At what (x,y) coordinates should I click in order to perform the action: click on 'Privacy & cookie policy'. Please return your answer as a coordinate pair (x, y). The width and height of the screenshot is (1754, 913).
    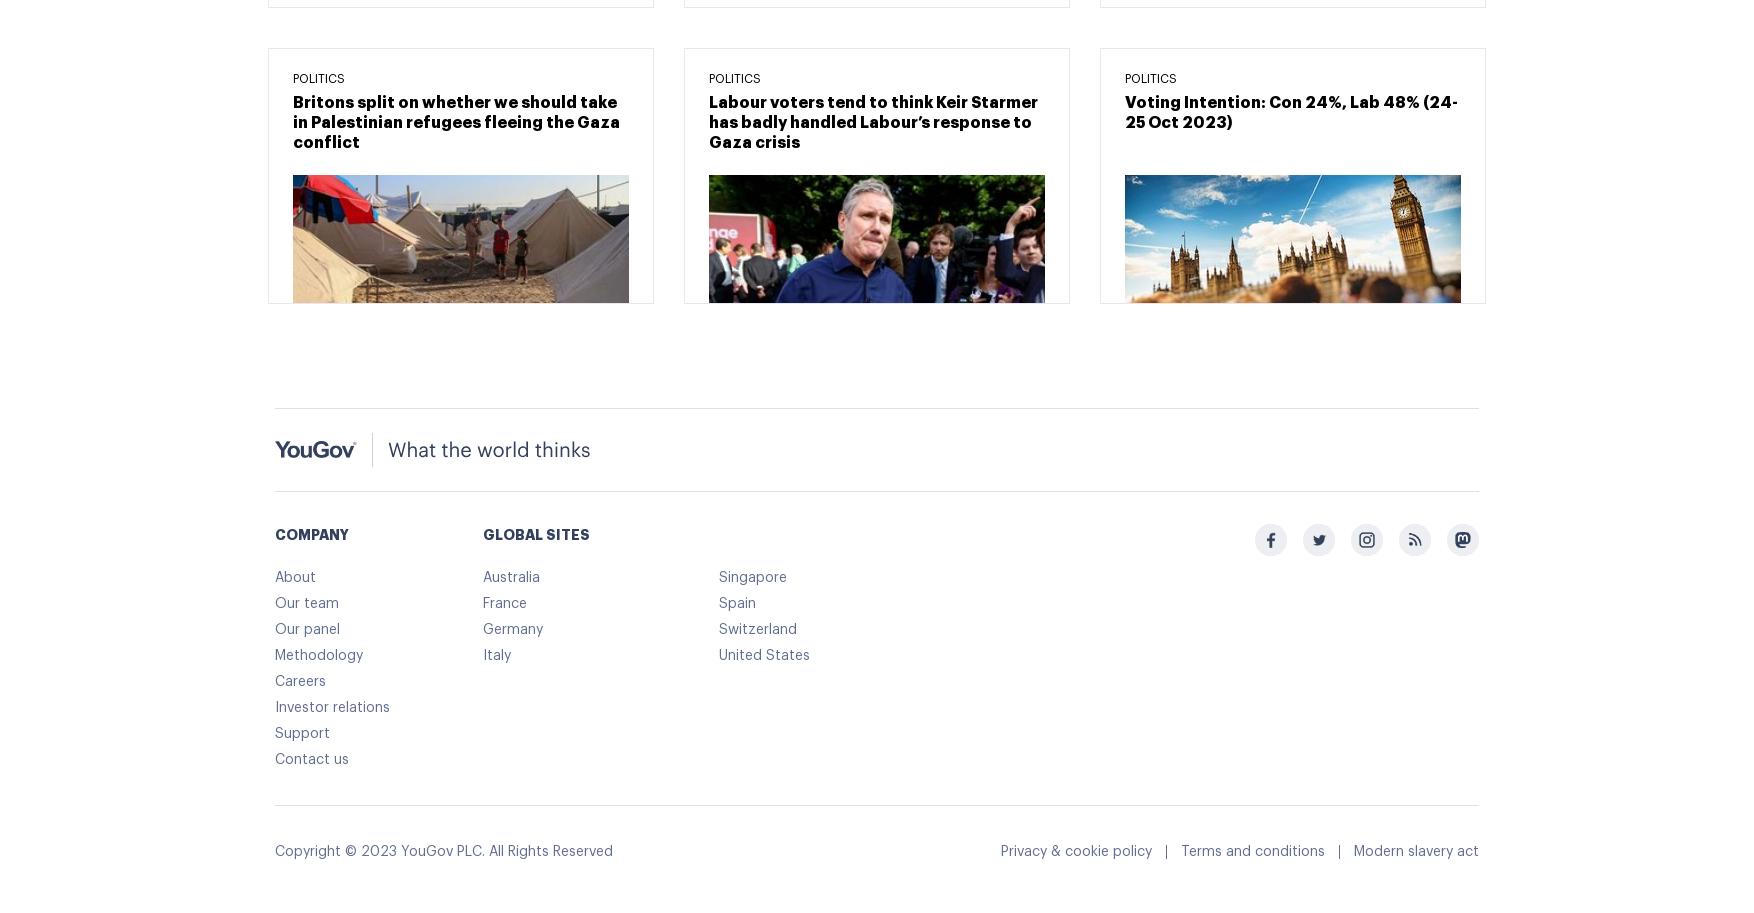
    Looking at the image, I should click on (1000, 851).